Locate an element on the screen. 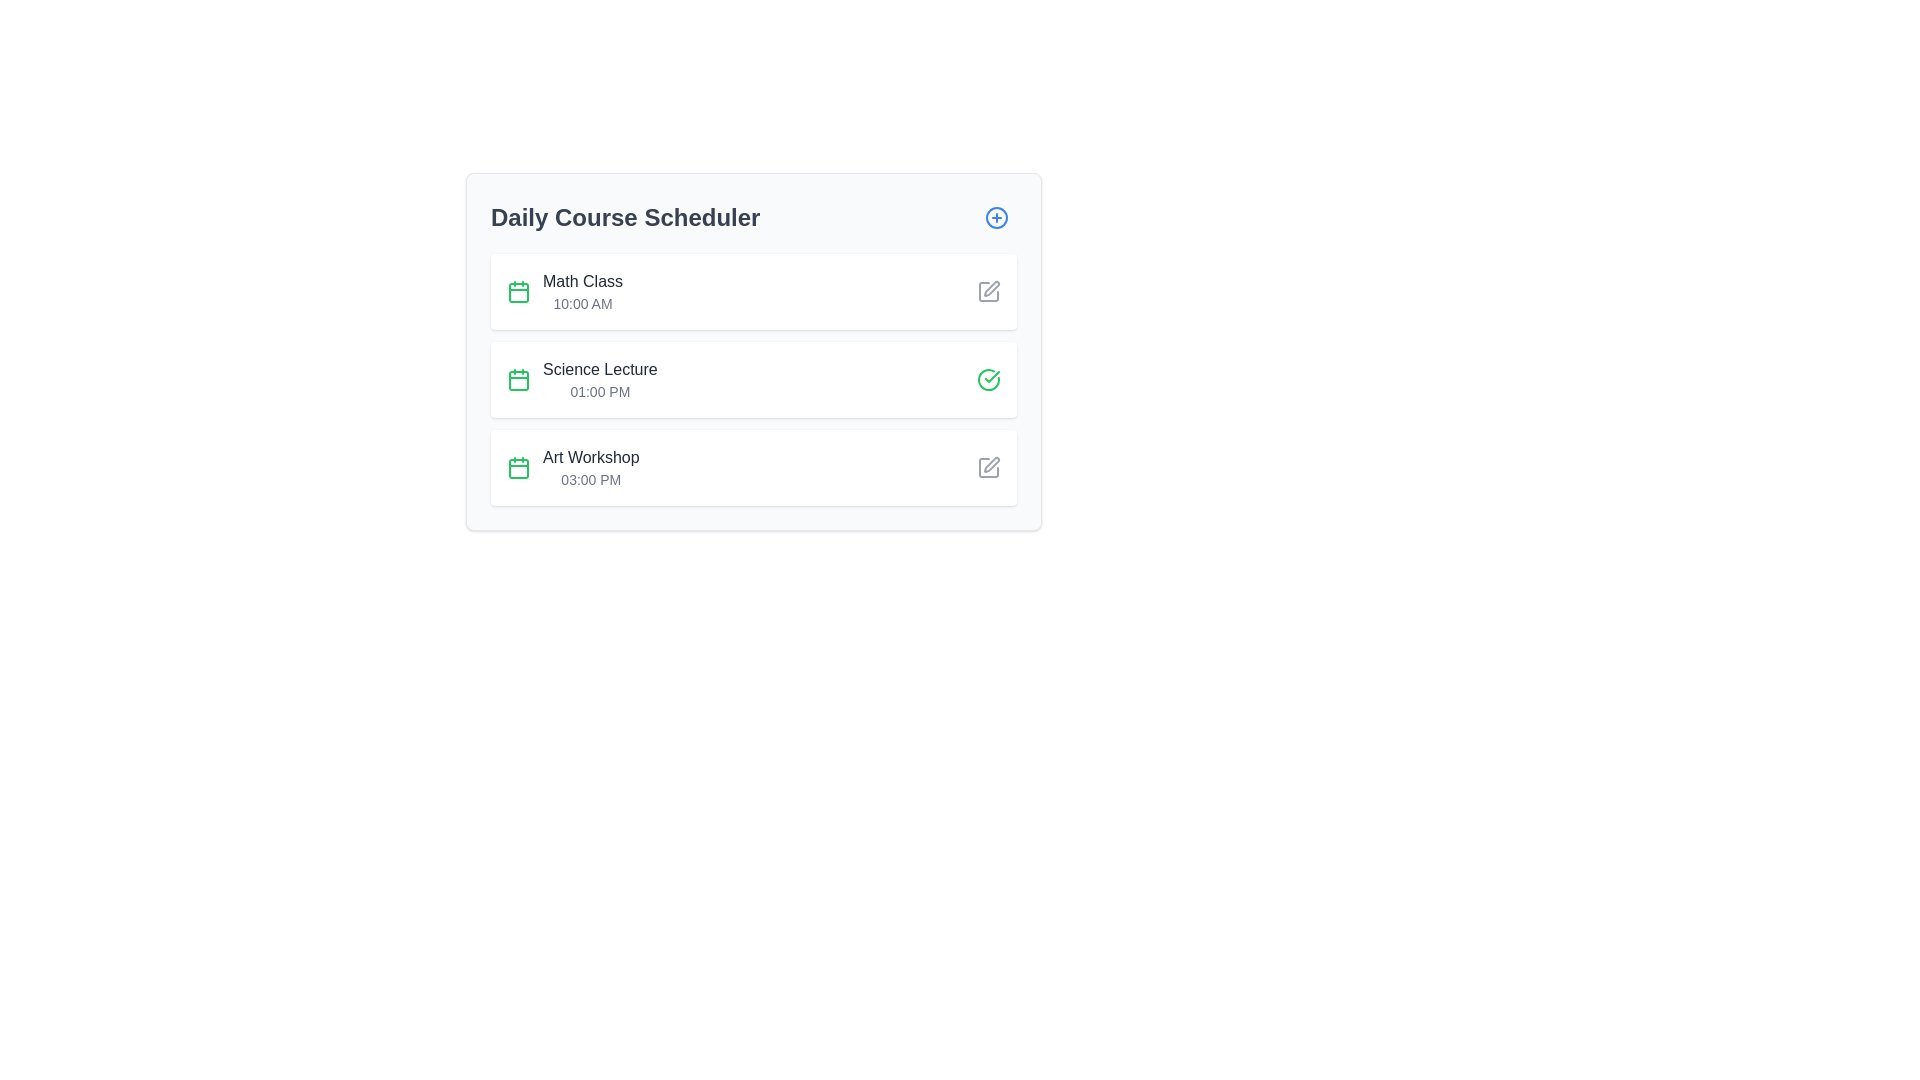 The image size is (1920, 1080). the scheduled event element representing the 'Science Lecture' at '01:00 PM' in the 'Daily Course Scheduler' list, located between 'Math Class' and 'Art Workshop' is located at coordinates (581, 380).